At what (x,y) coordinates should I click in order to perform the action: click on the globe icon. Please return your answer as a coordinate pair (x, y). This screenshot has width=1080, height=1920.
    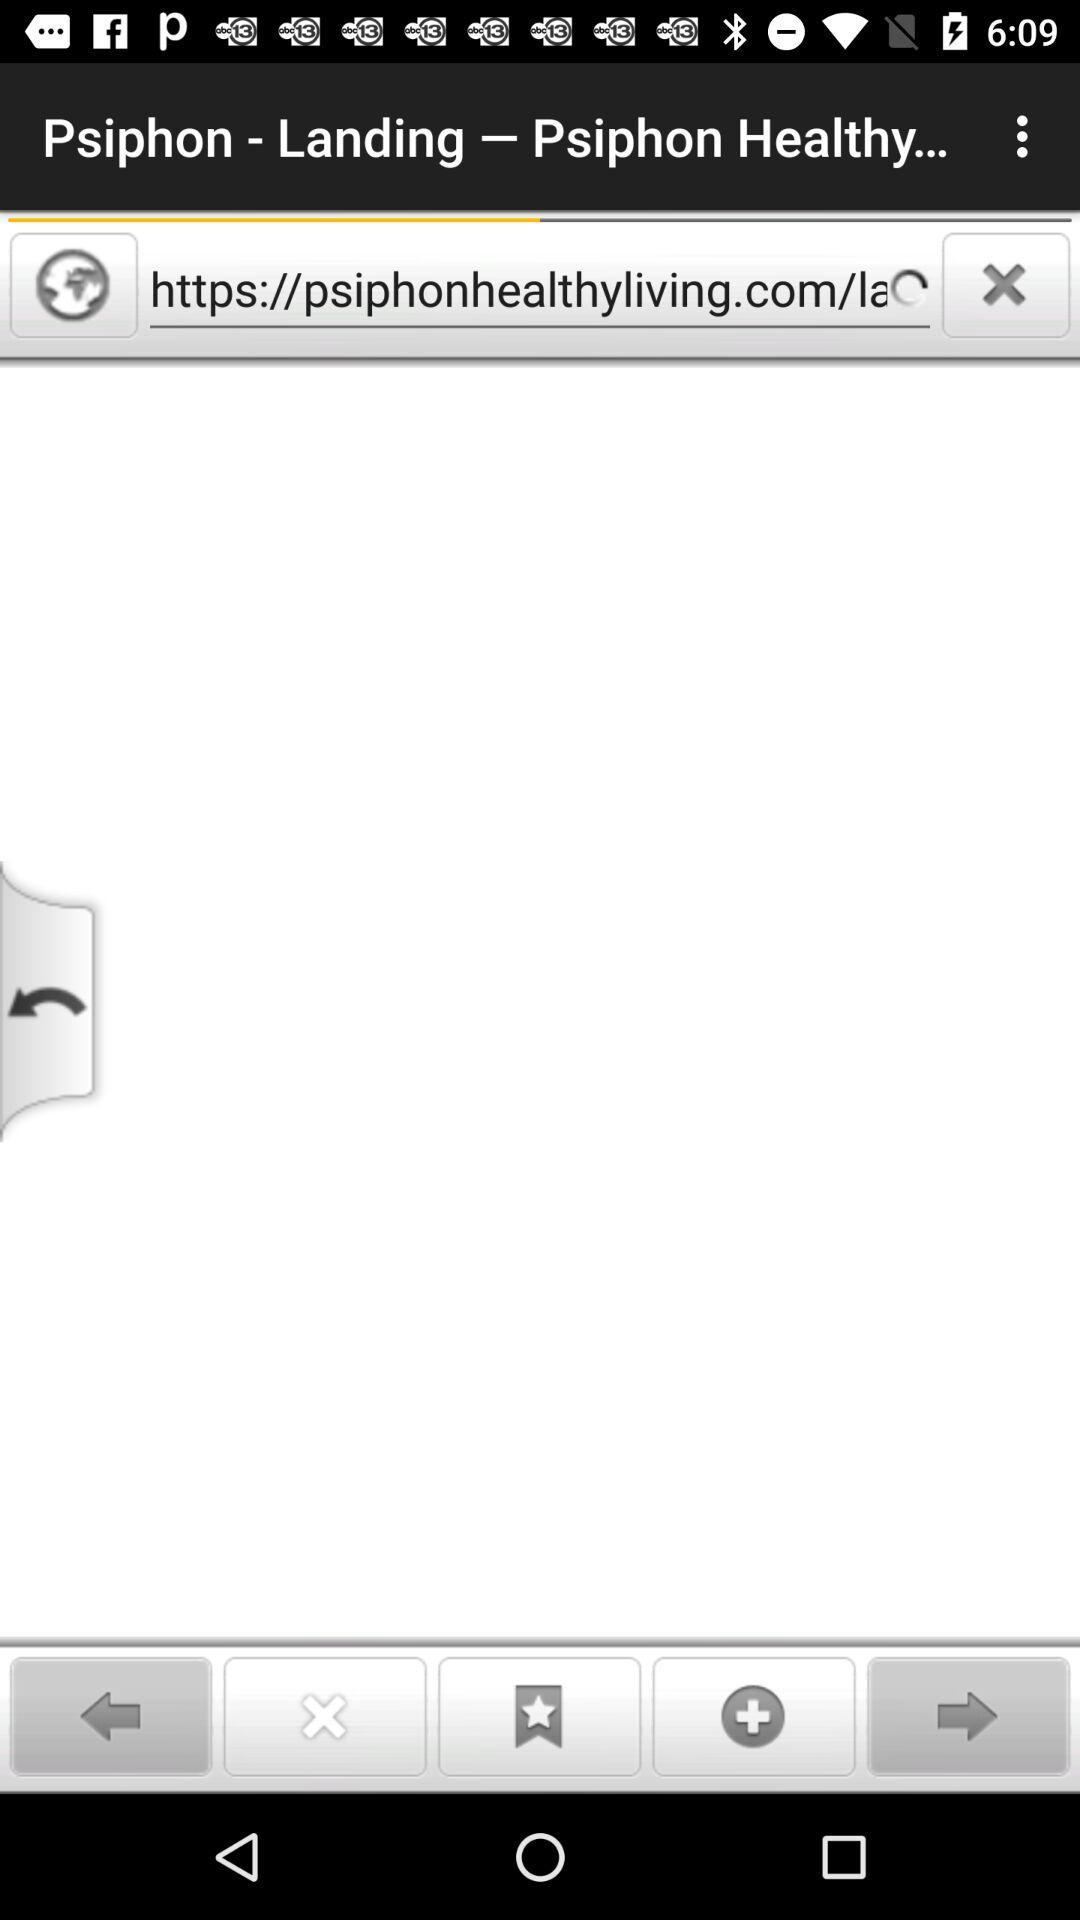
    Looking at the image, I should click on (72, 284).